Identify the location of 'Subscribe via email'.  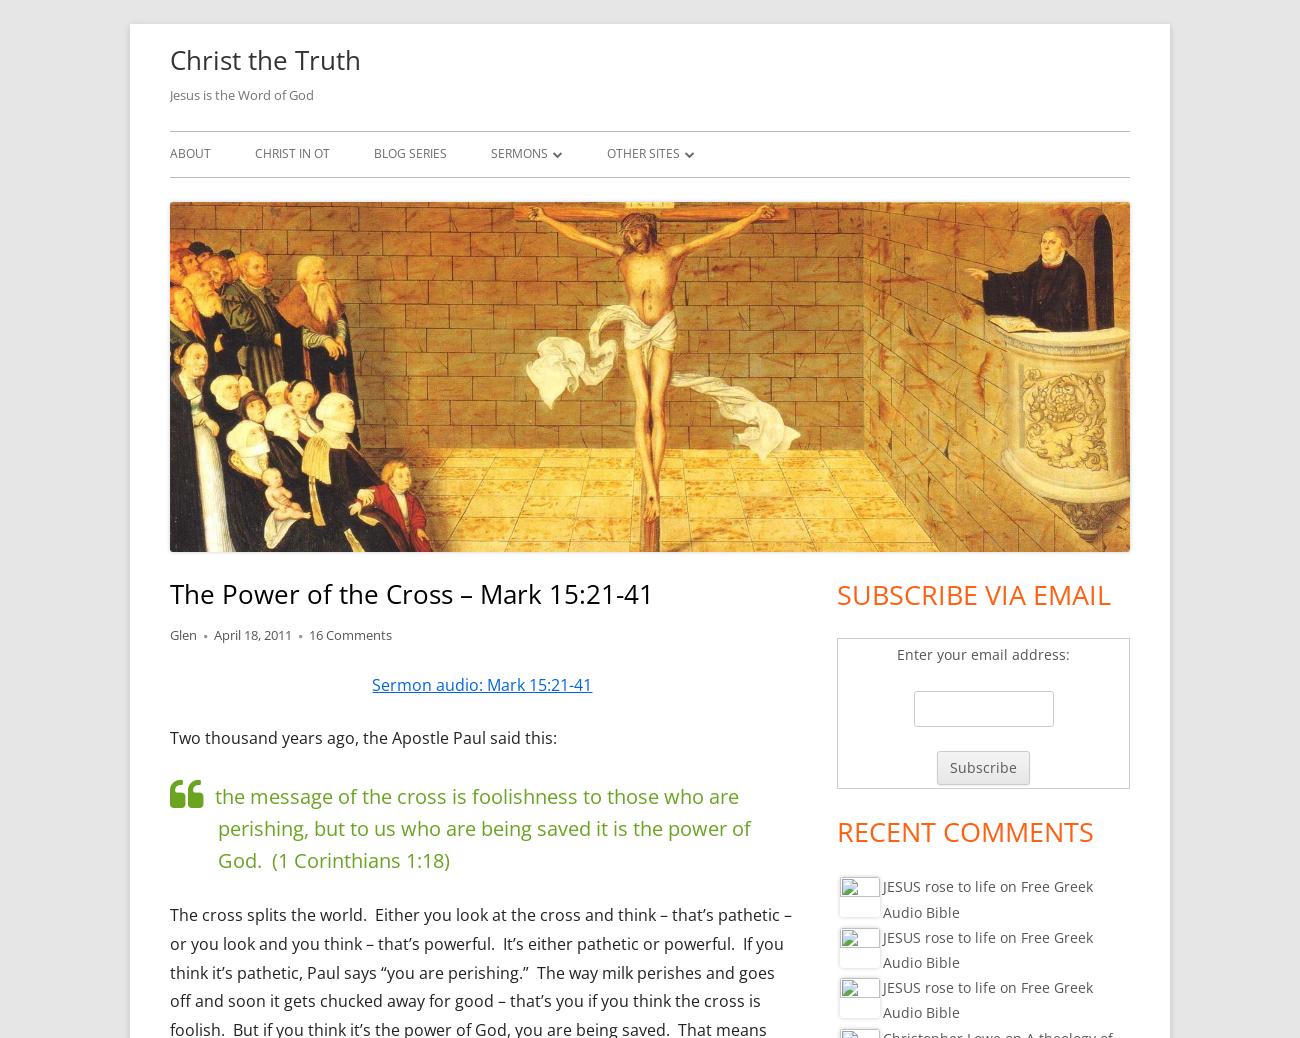
(973, 592).